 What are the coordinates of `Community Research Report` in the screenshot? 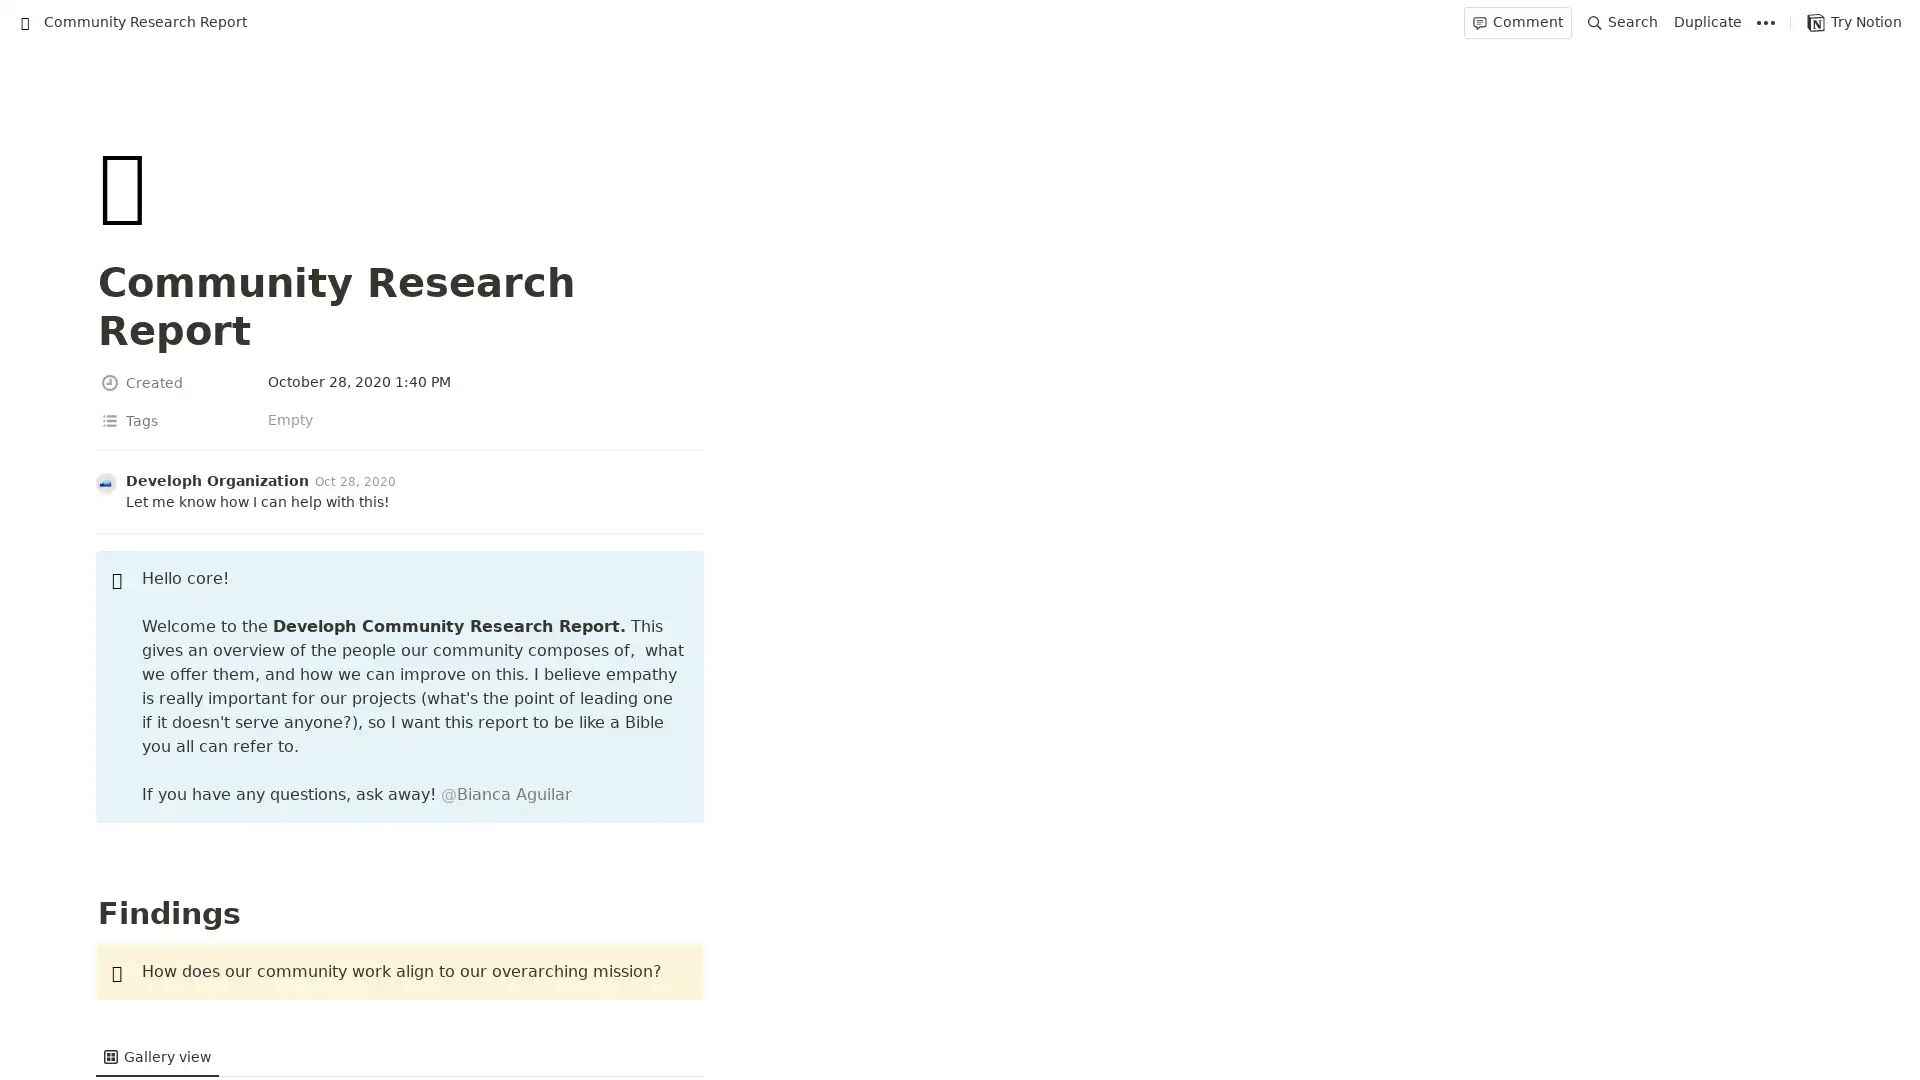 It's located at (131, 22).